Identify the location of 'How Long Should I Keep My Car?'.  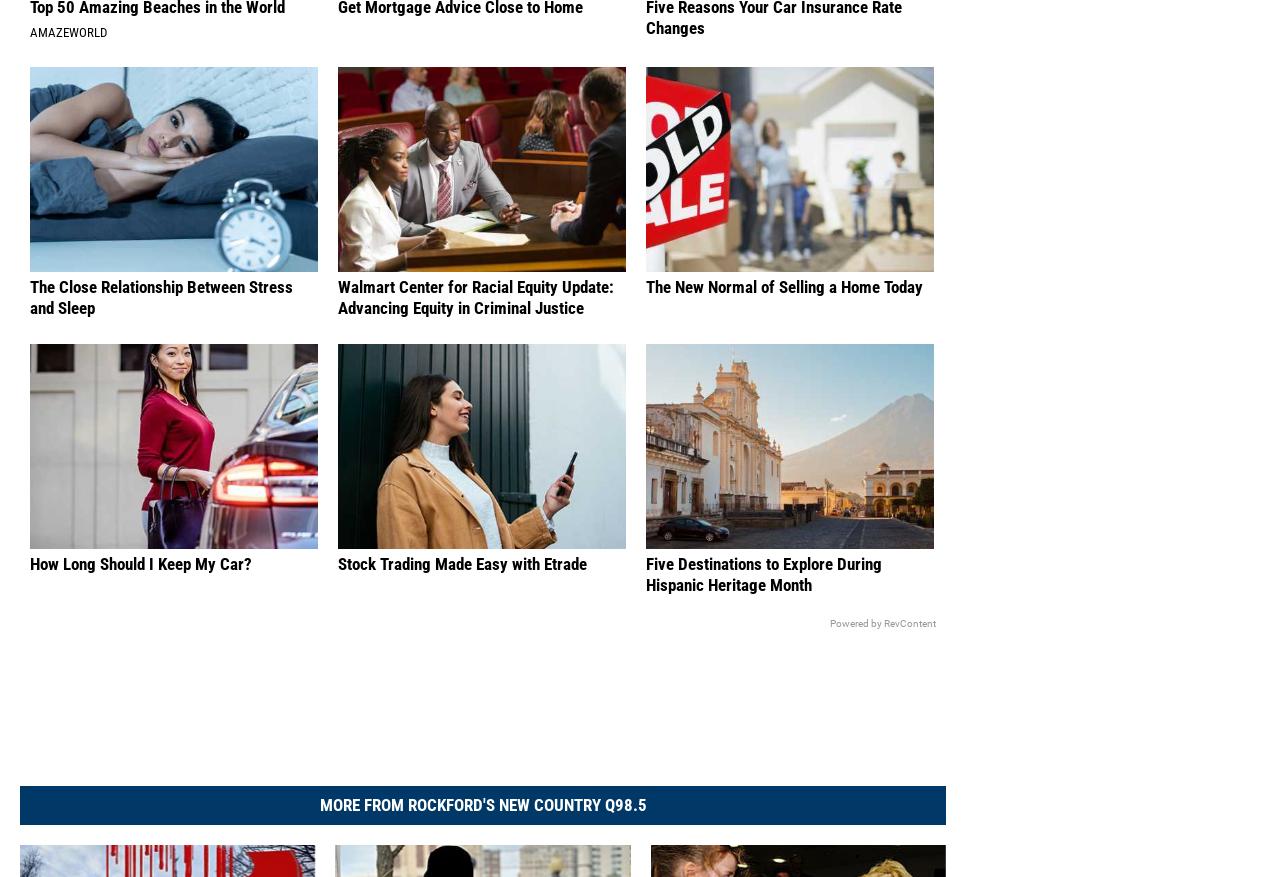
(140, 585).